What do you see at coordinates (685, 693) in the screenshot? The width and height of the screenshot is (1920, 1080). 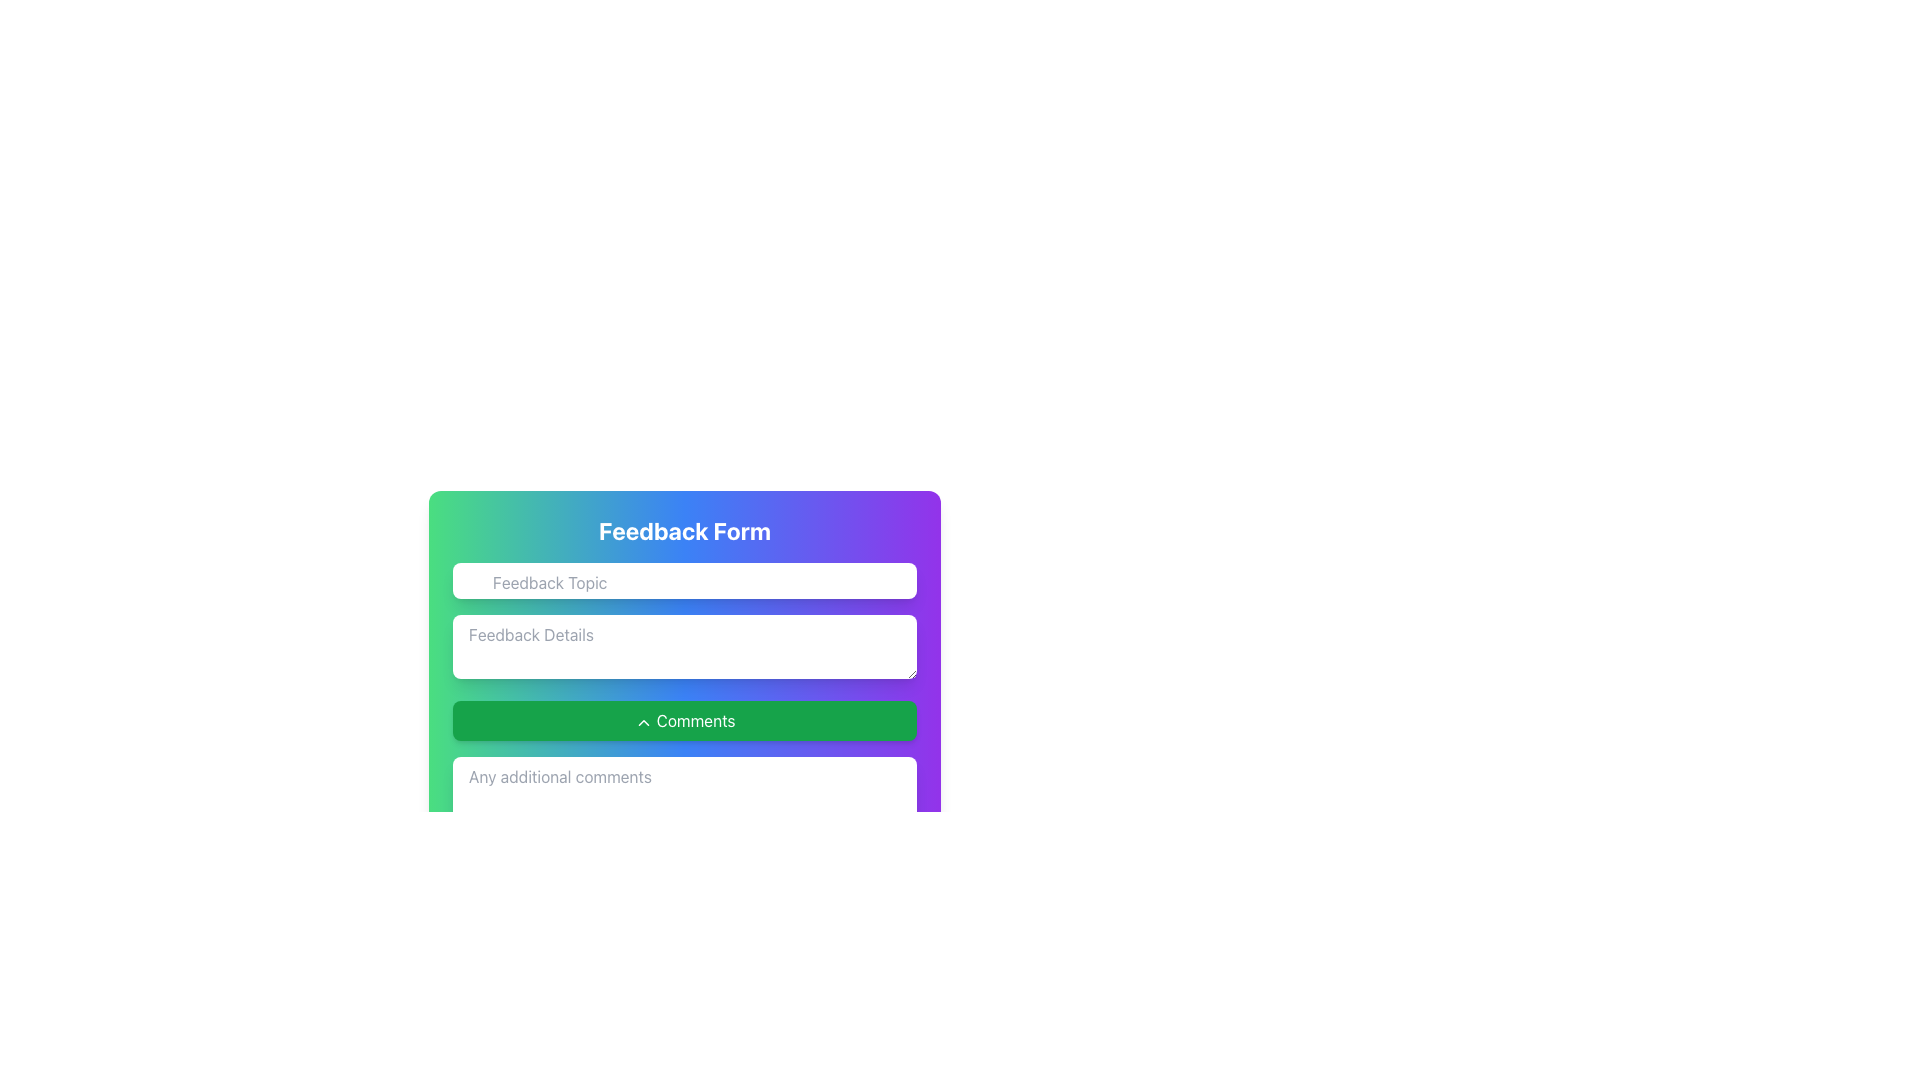 I see `the 'Comments' toggle button with a green background and upward arrow icon` at bounding box center [685, 693].